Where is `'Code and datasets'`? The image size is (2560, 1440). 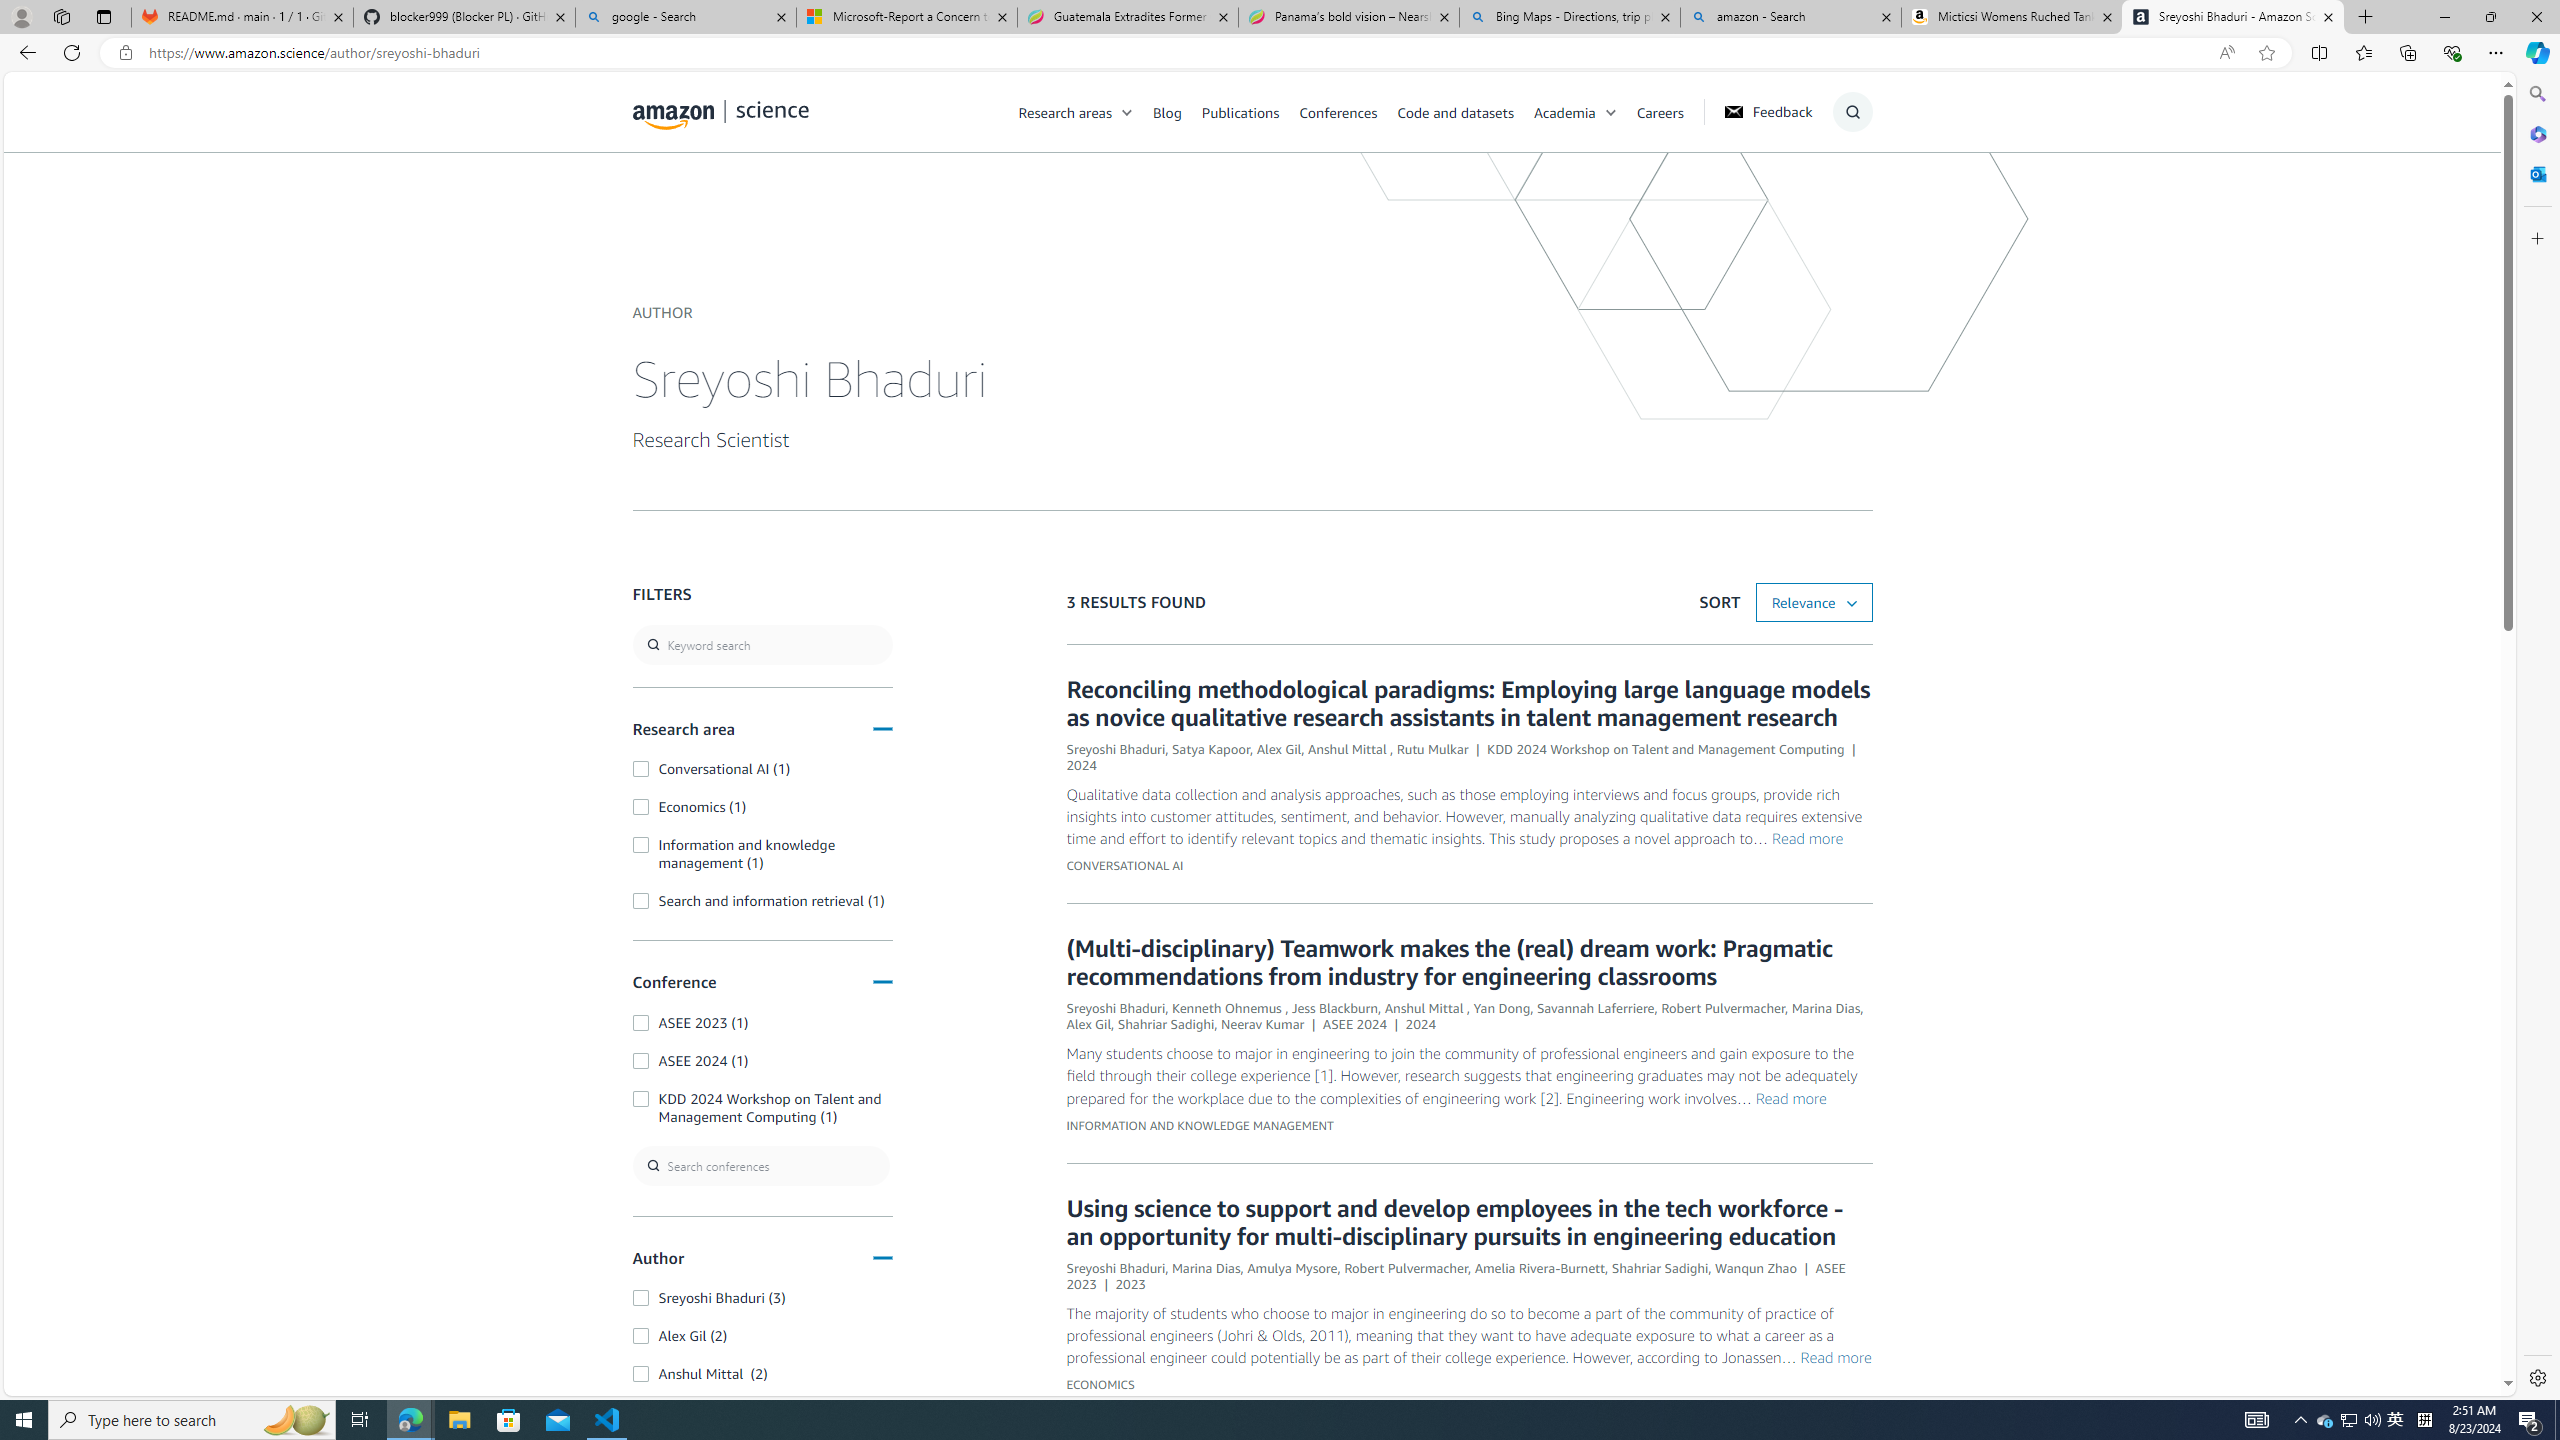
'Code and datasets' is located at coordinates (1464, 111).